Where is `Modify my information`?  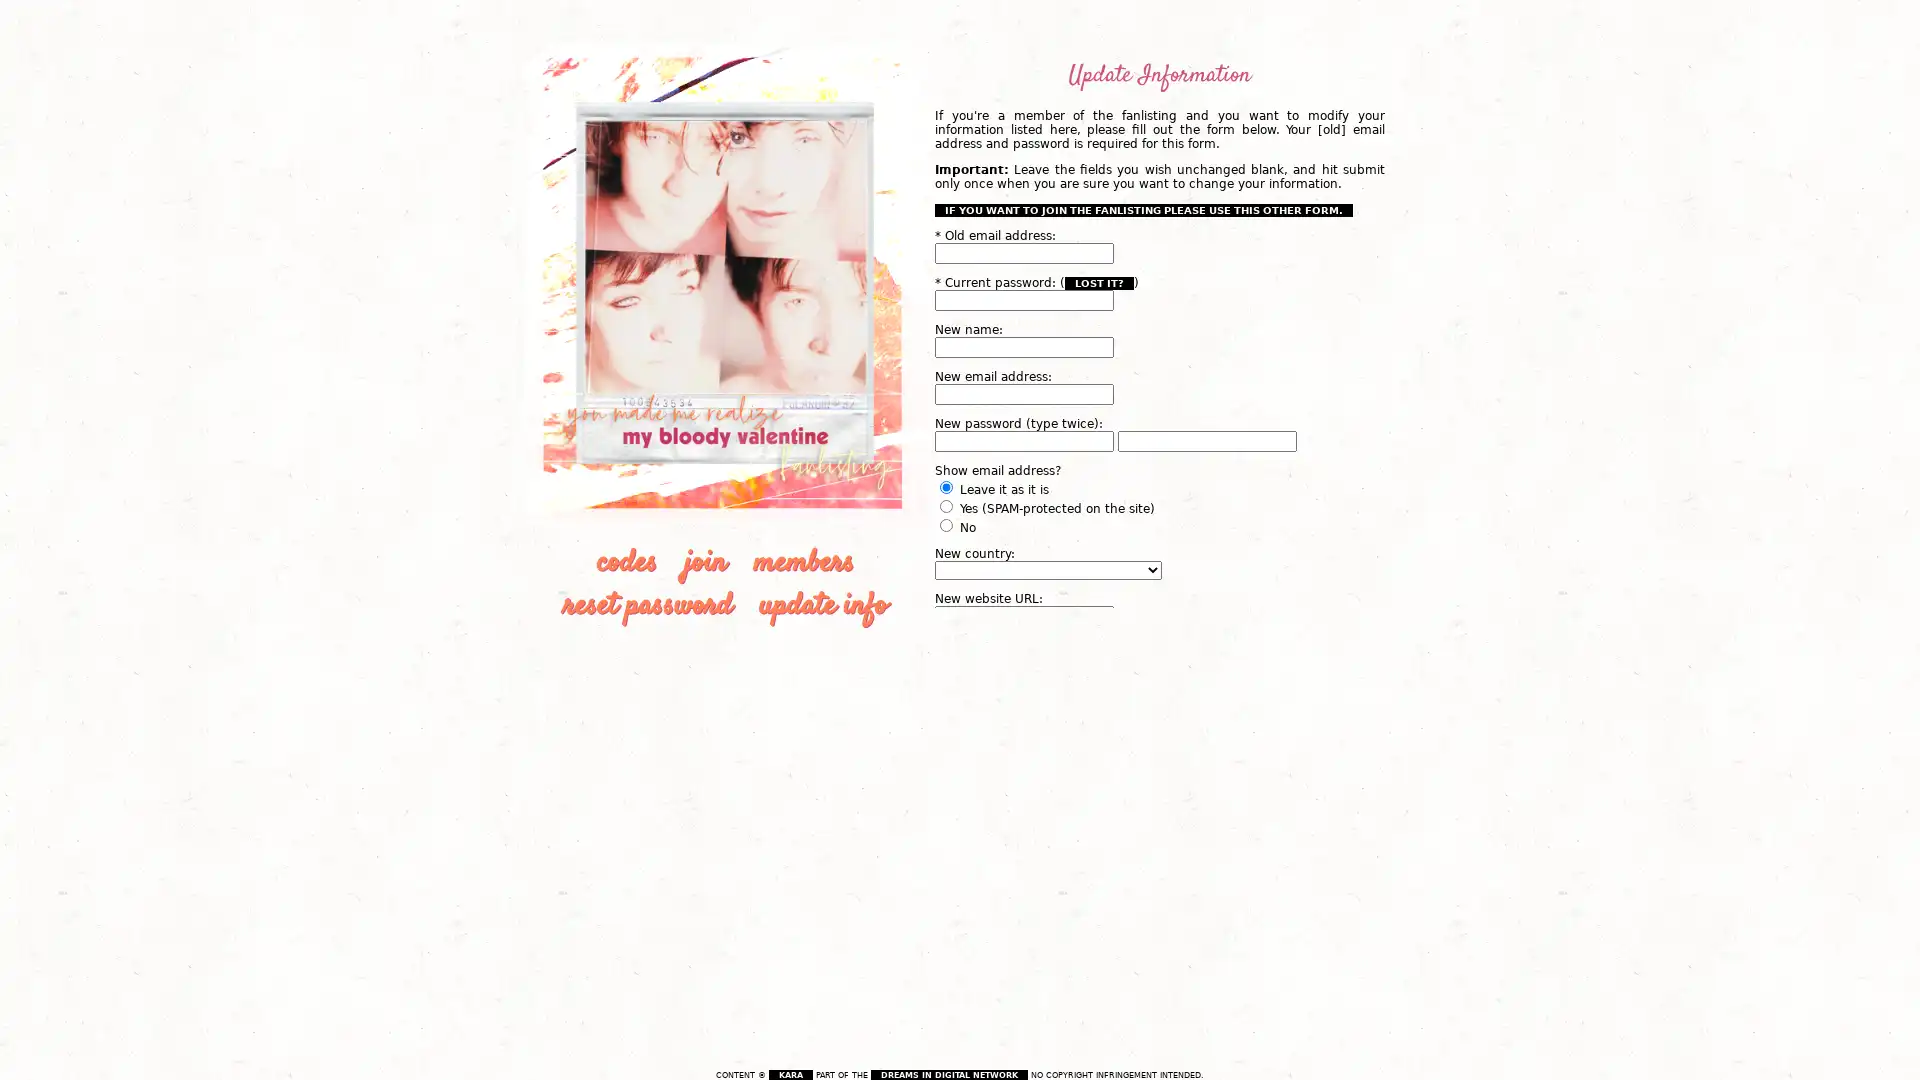 Modify my information is located at coordinates (1017, 734).